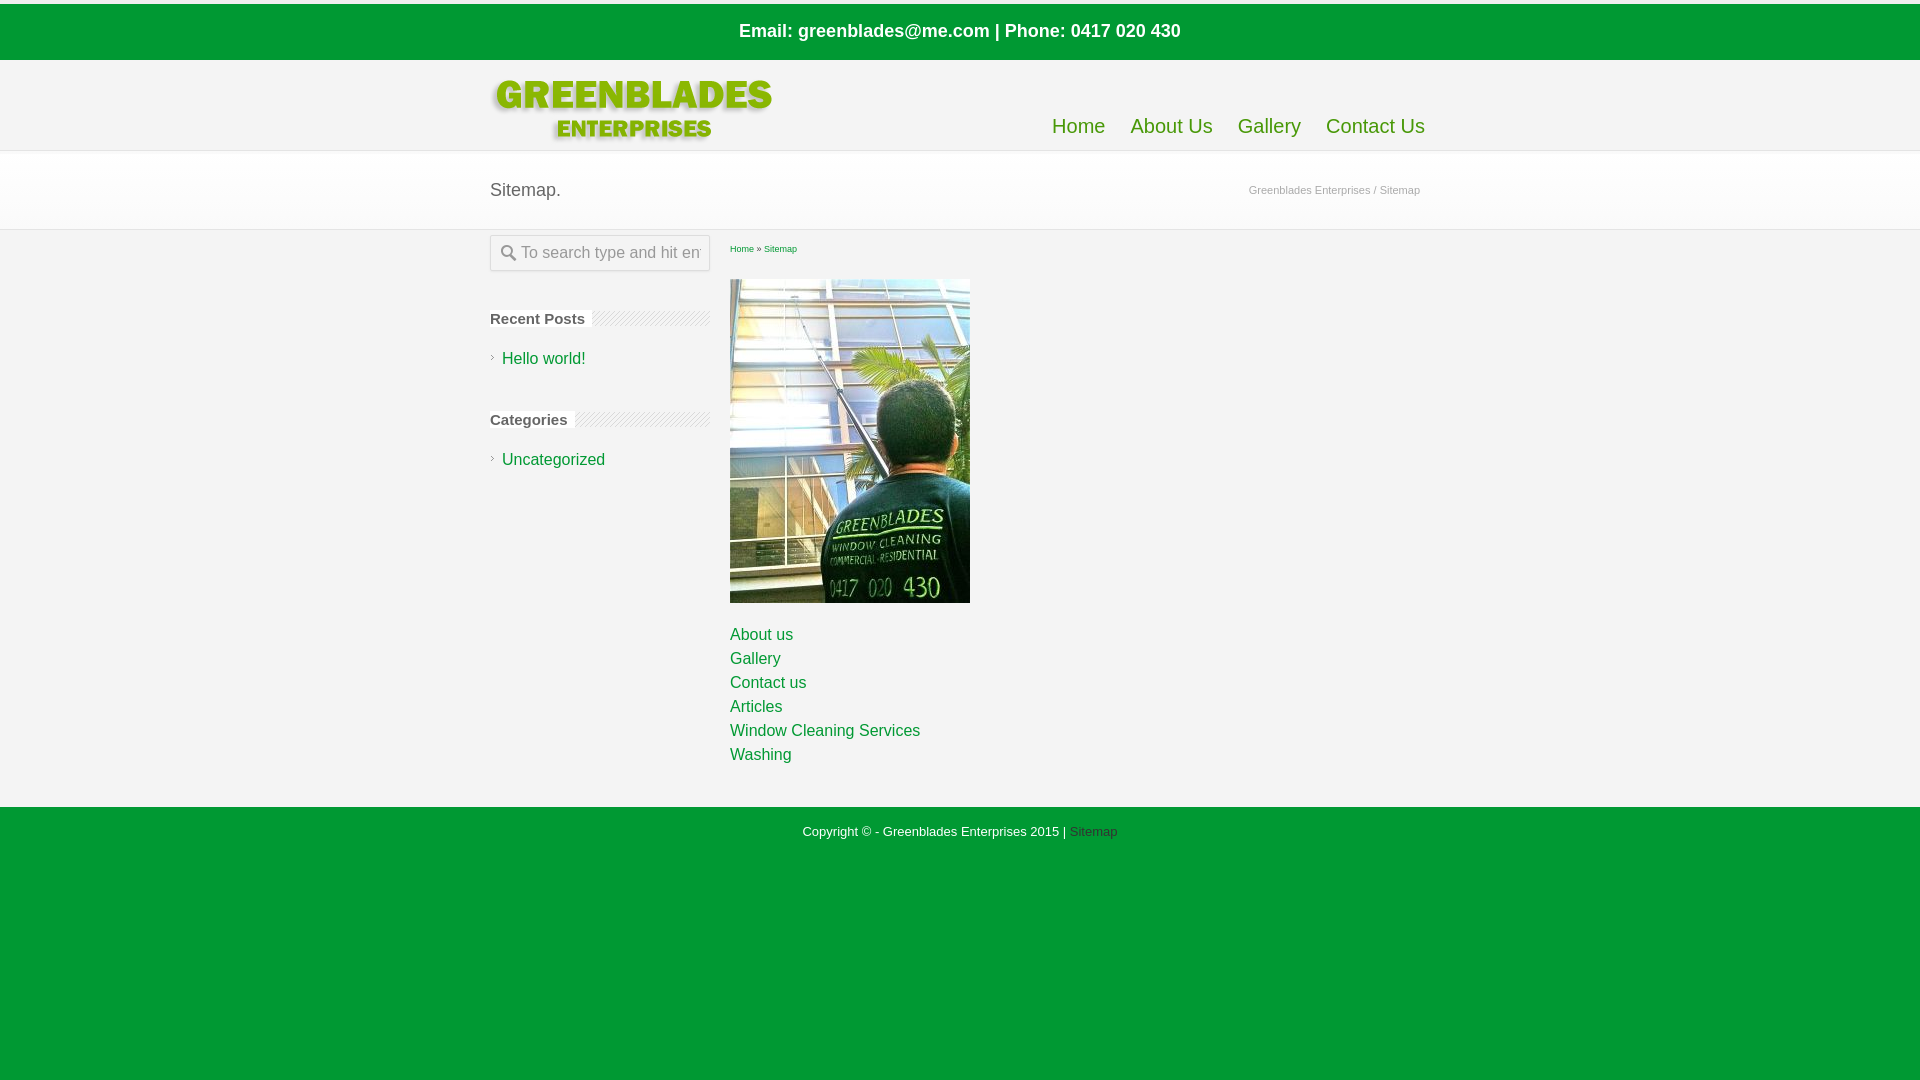 This screenshot has height=1080, width=1920. Describe the element at coordinates (779, 248) in the screenshot. I see `'Sitemap'` at that location.